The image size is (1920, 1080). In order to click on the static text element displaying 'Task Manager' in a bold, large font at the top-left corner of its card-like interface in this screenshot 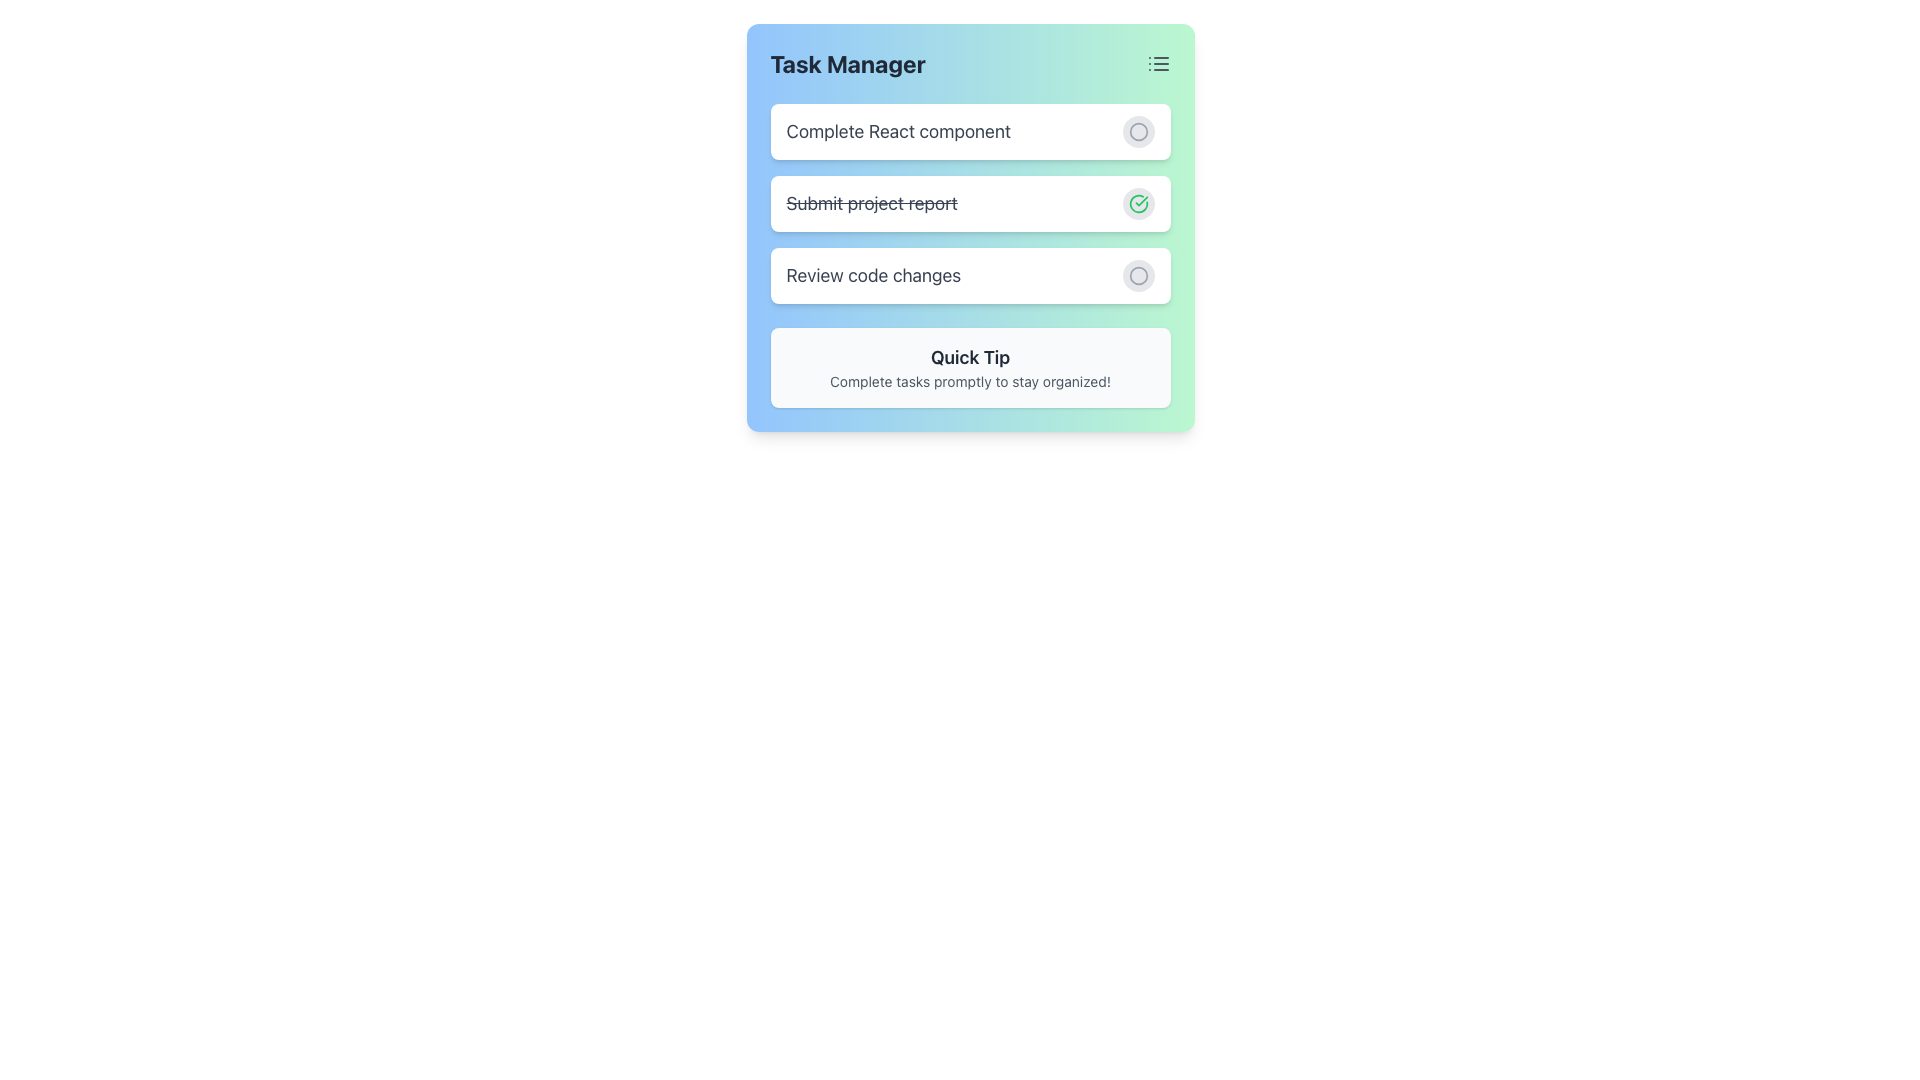, I will do `click(848, 63)`.